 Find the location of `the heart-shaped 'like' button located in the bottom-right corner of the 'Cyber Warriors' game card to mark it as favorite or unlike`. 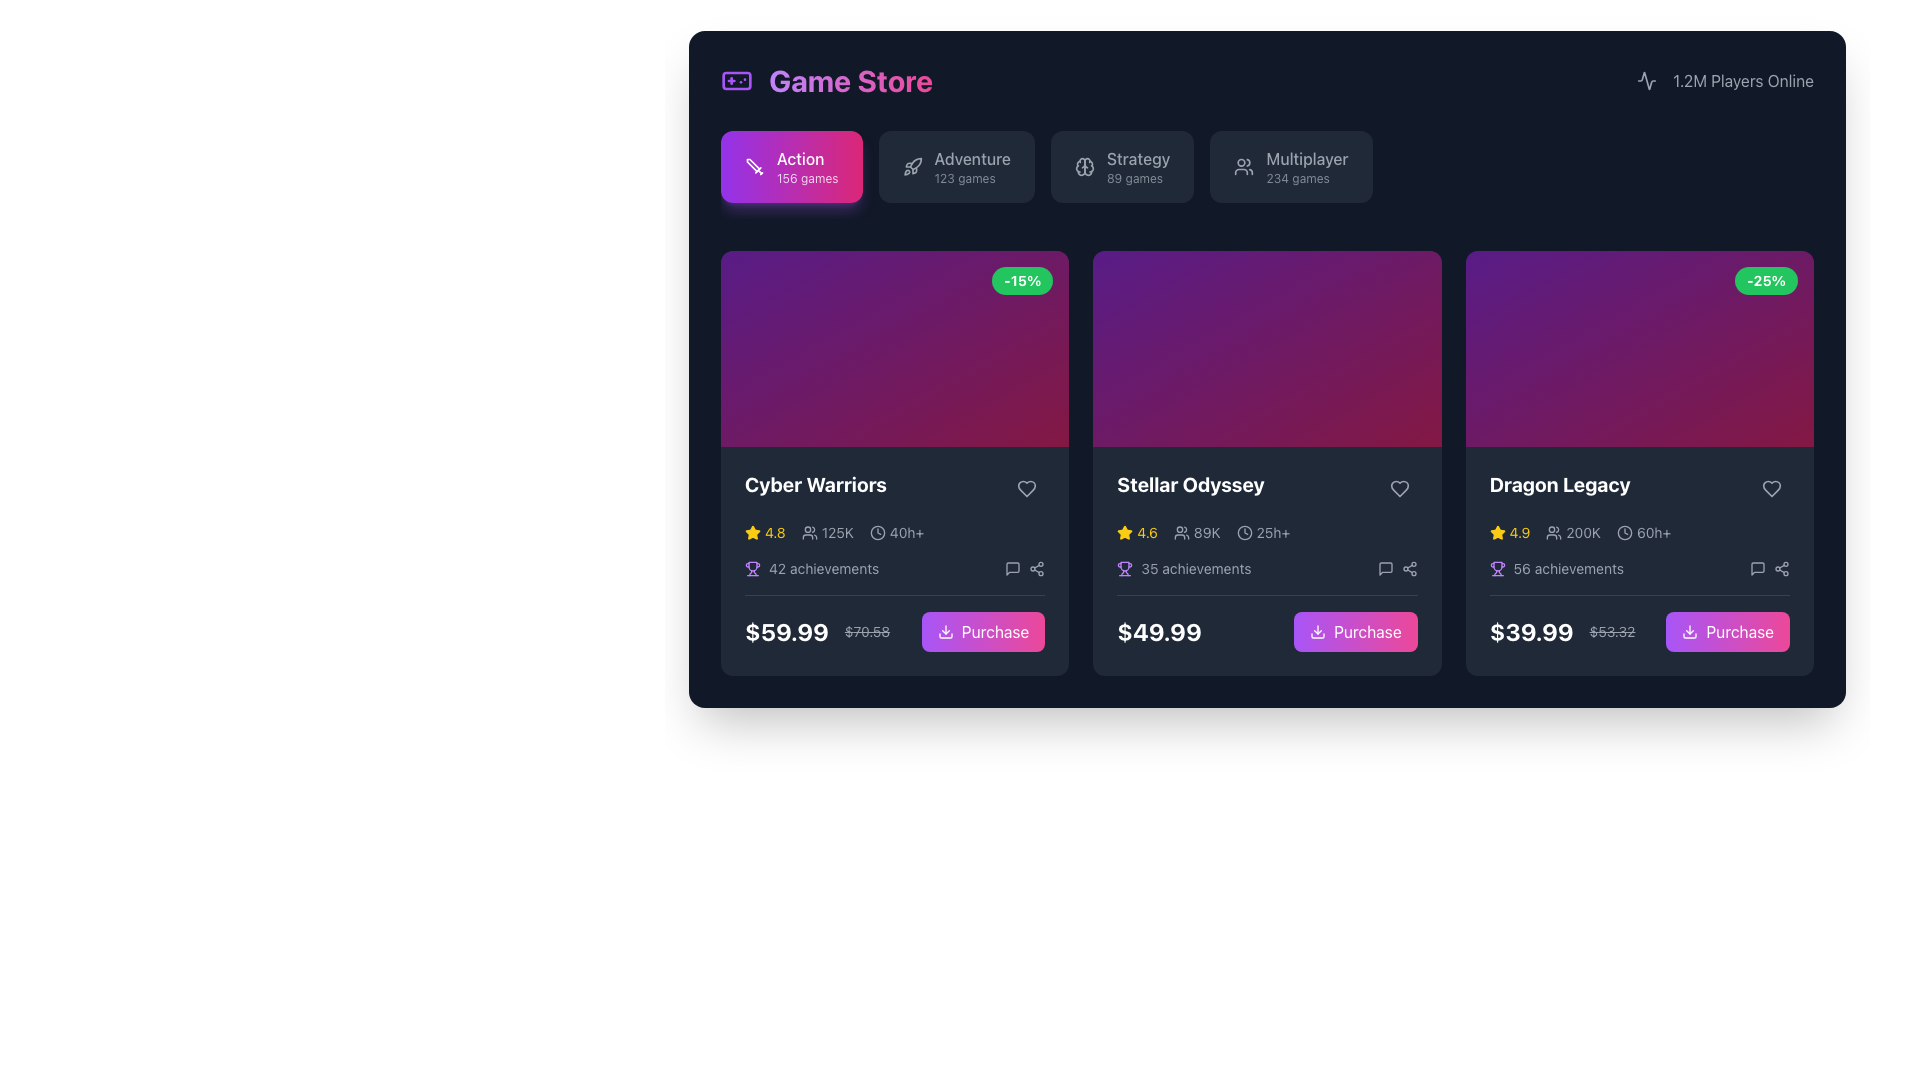

the heart-shaped 'like' button located in the bottom-right corner of the 'Cyber Warriors' game card to mark it as favorite or unlike is located at coordinates (1027, 488).